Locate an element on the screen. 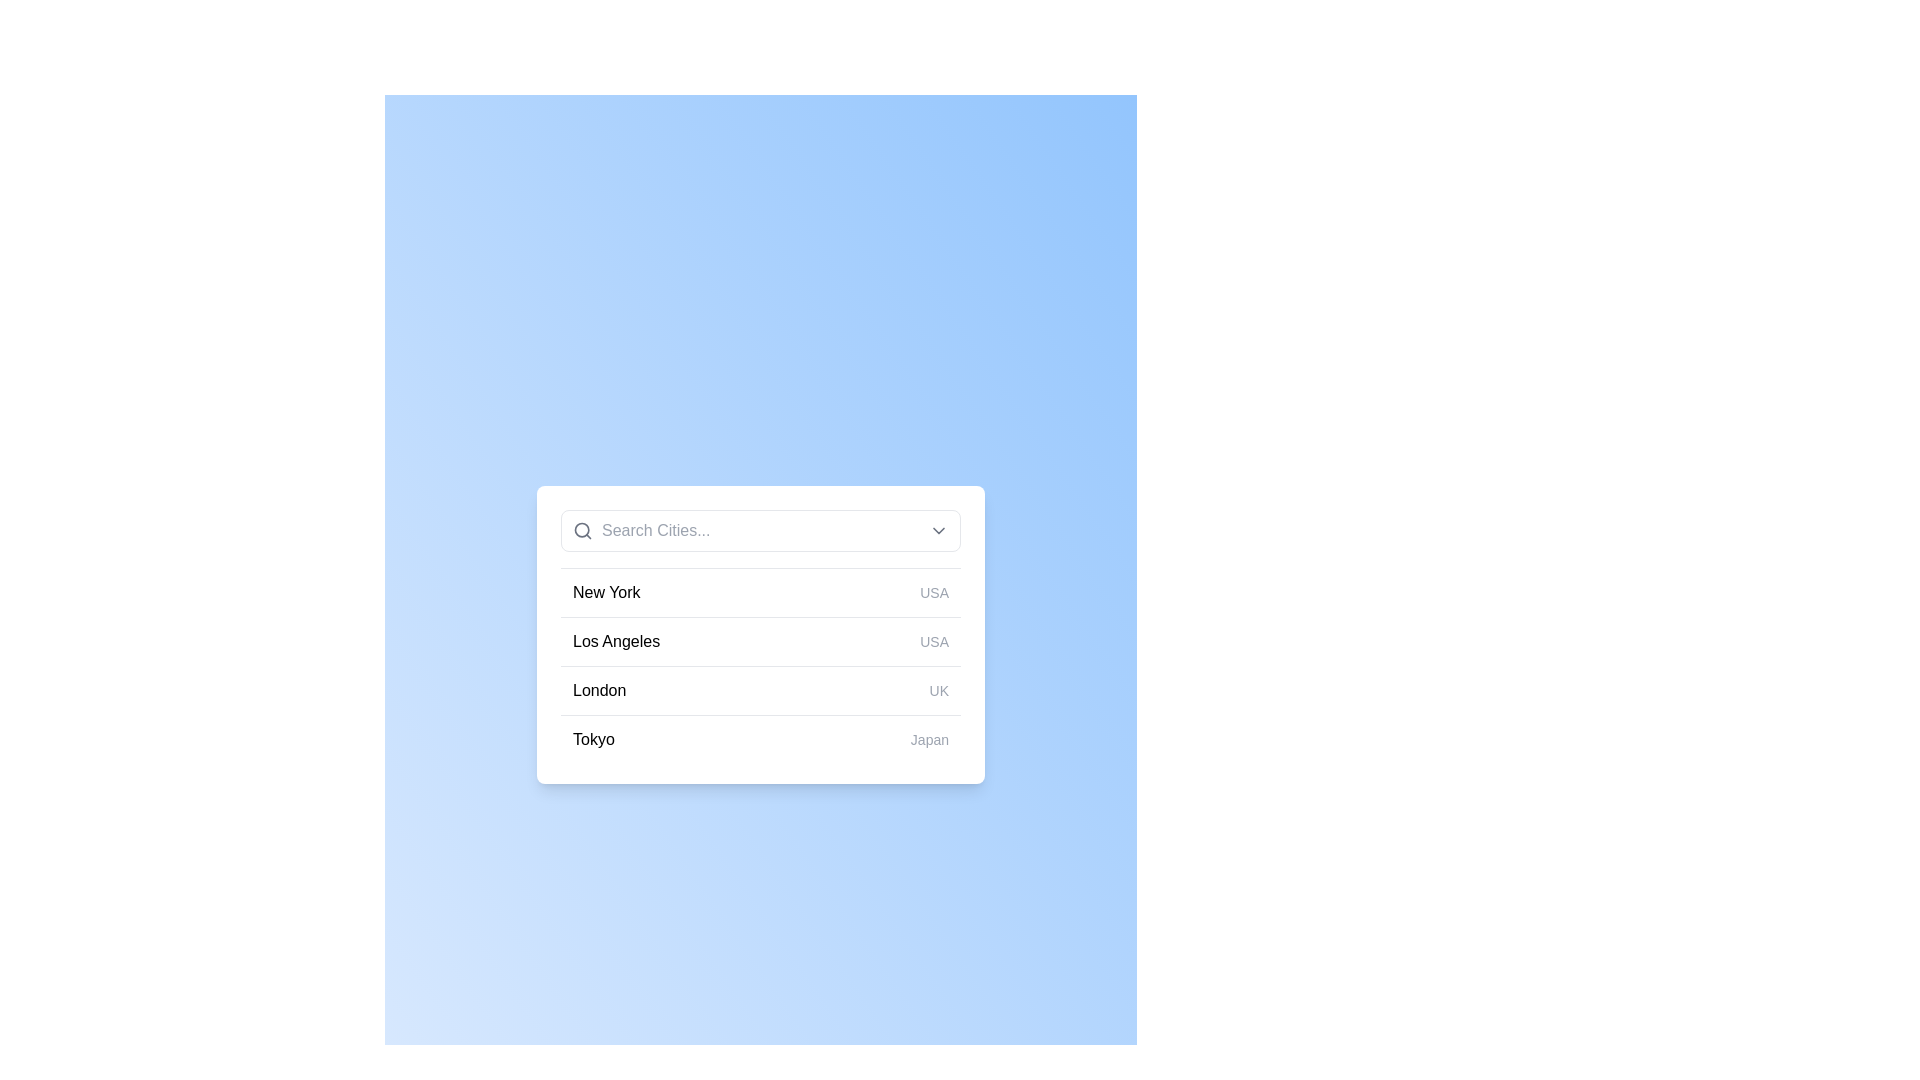 The height and width of the screenshot is (1080, 1920). the selectable item 'Los Angeles' in the dropdown list is located at coordinates (615, 641).